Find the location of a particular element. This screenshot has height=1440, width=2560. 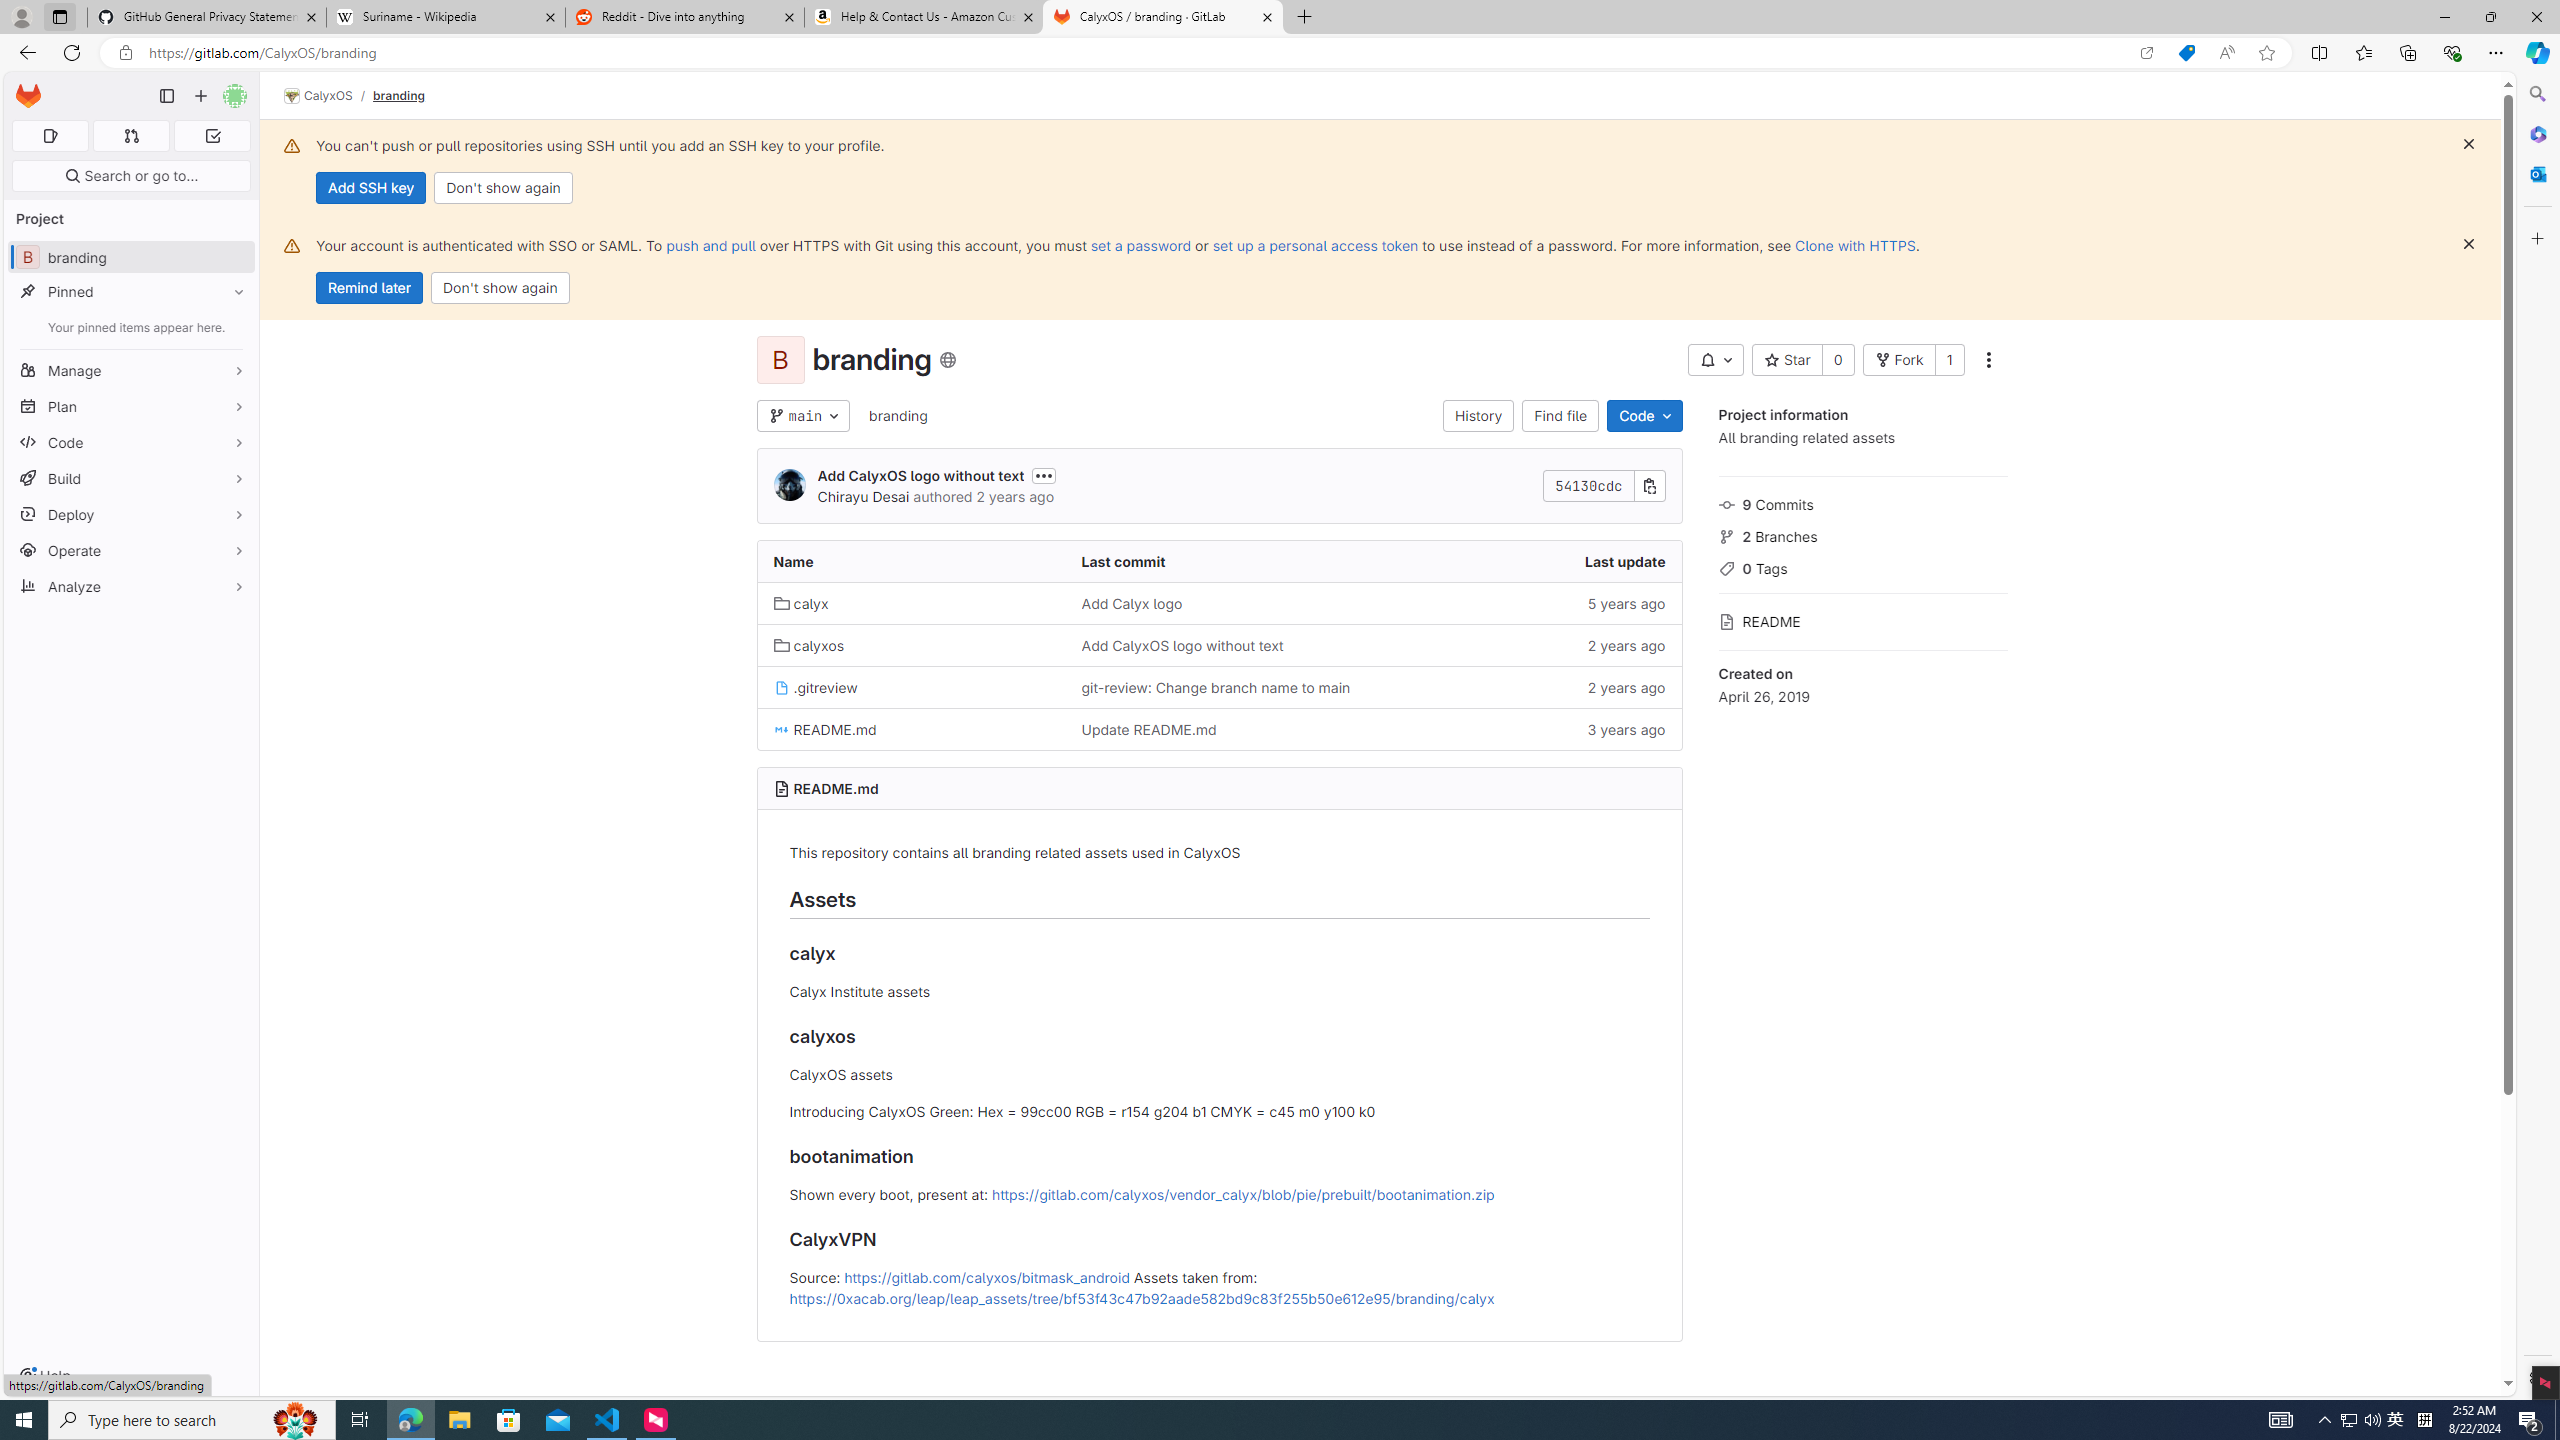

'Bbranding' is located at coordinates (130, 256).